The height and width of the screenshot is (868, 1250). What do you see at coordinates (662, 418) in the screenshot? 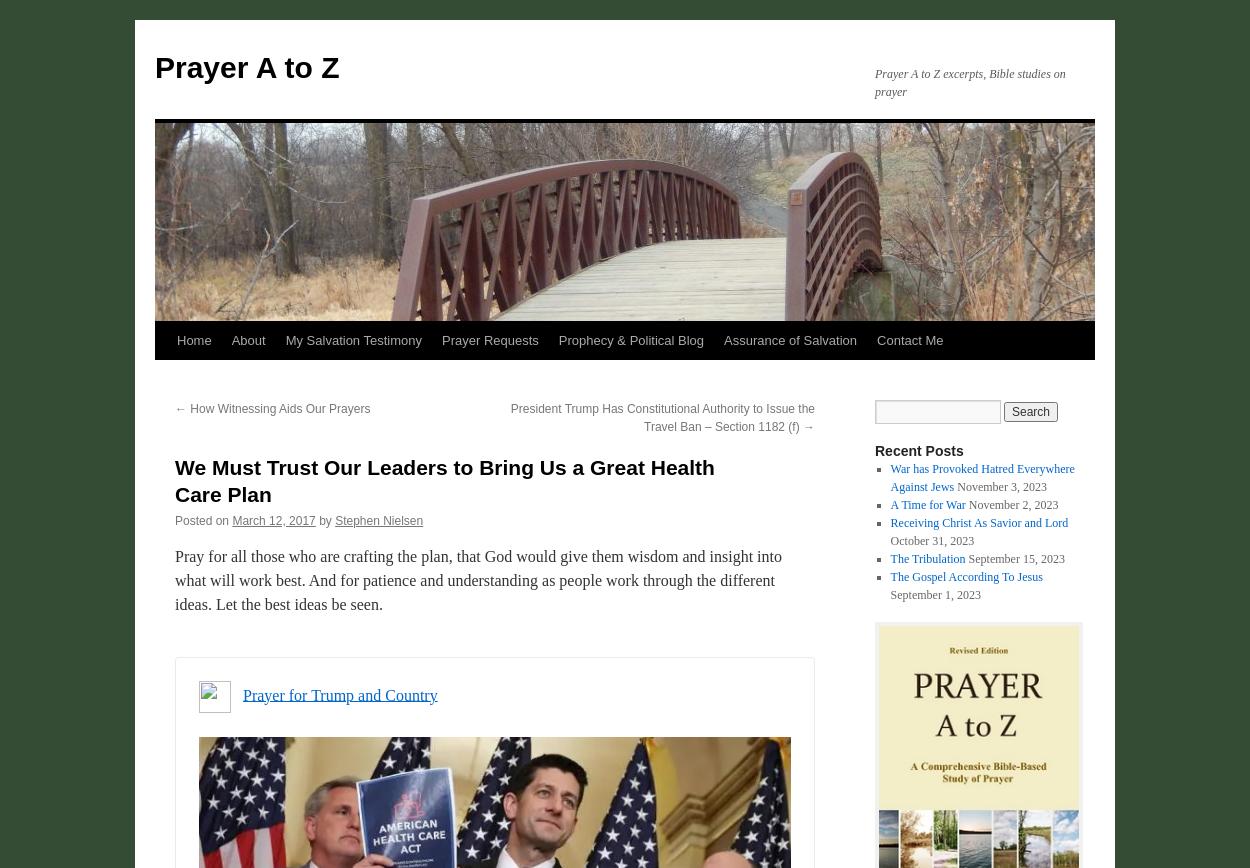
I see `'President Trump Has Constitutional Authority to Issue the Travel Ban – Section 1182 (f)'` at bounding box center [662, 418].